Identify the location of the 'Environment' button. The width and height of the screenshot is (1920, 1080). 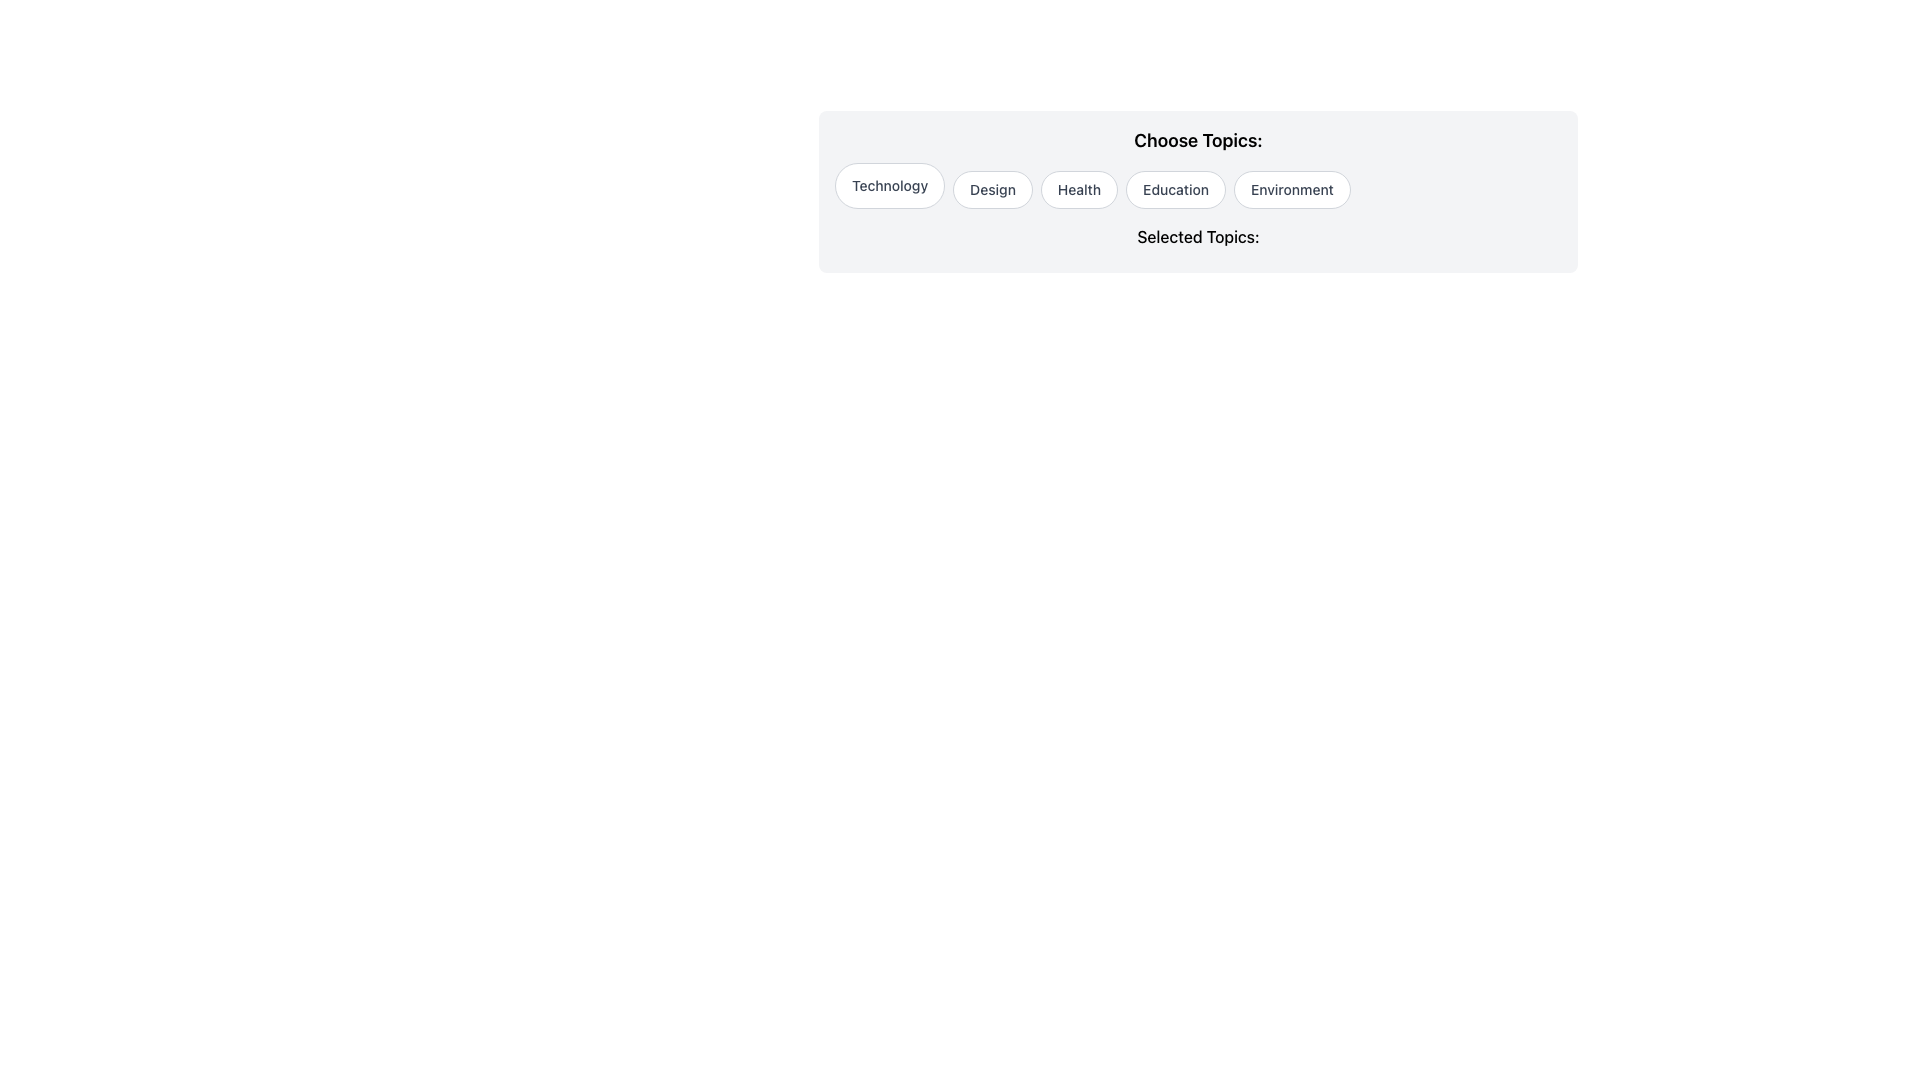
(1292, 189).